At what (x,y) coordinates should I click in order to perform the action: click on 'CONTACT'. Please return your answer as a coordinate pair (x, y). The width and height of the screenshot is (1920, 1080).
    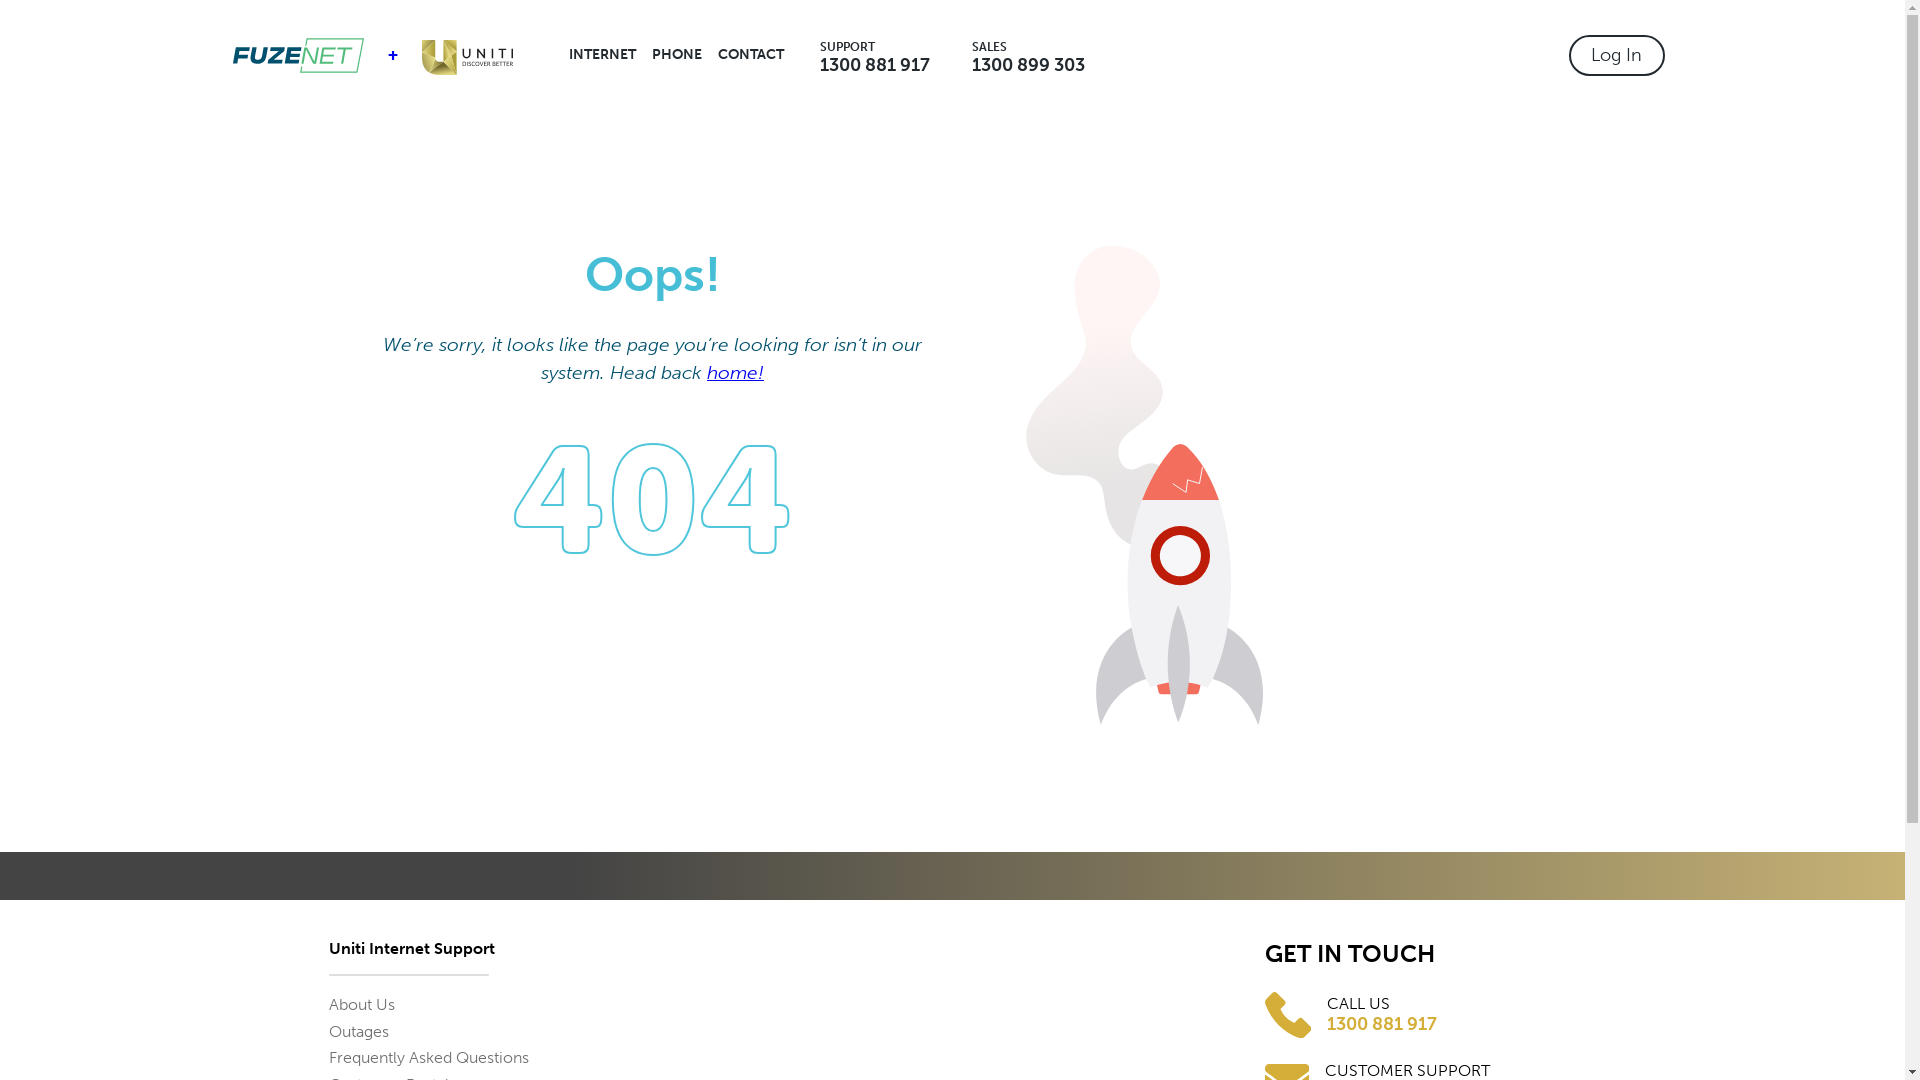
    Looking at the image, I should click on (749, 53).